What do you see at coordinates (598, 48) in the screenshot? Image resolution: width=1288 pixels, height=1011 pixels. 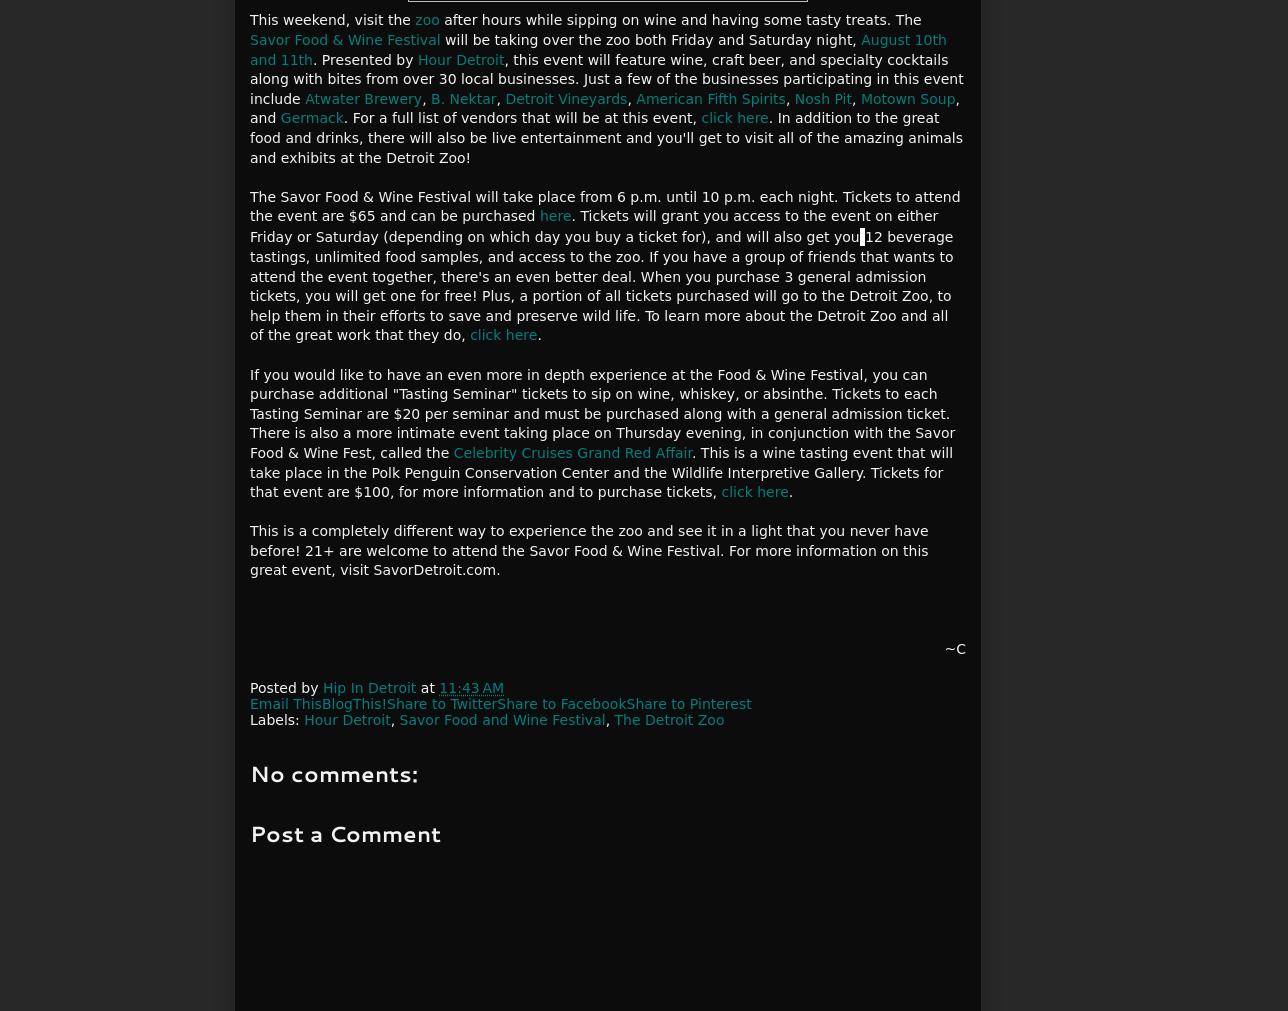 I see `'August 10th and 11th'` at bounding box center [598, 48].